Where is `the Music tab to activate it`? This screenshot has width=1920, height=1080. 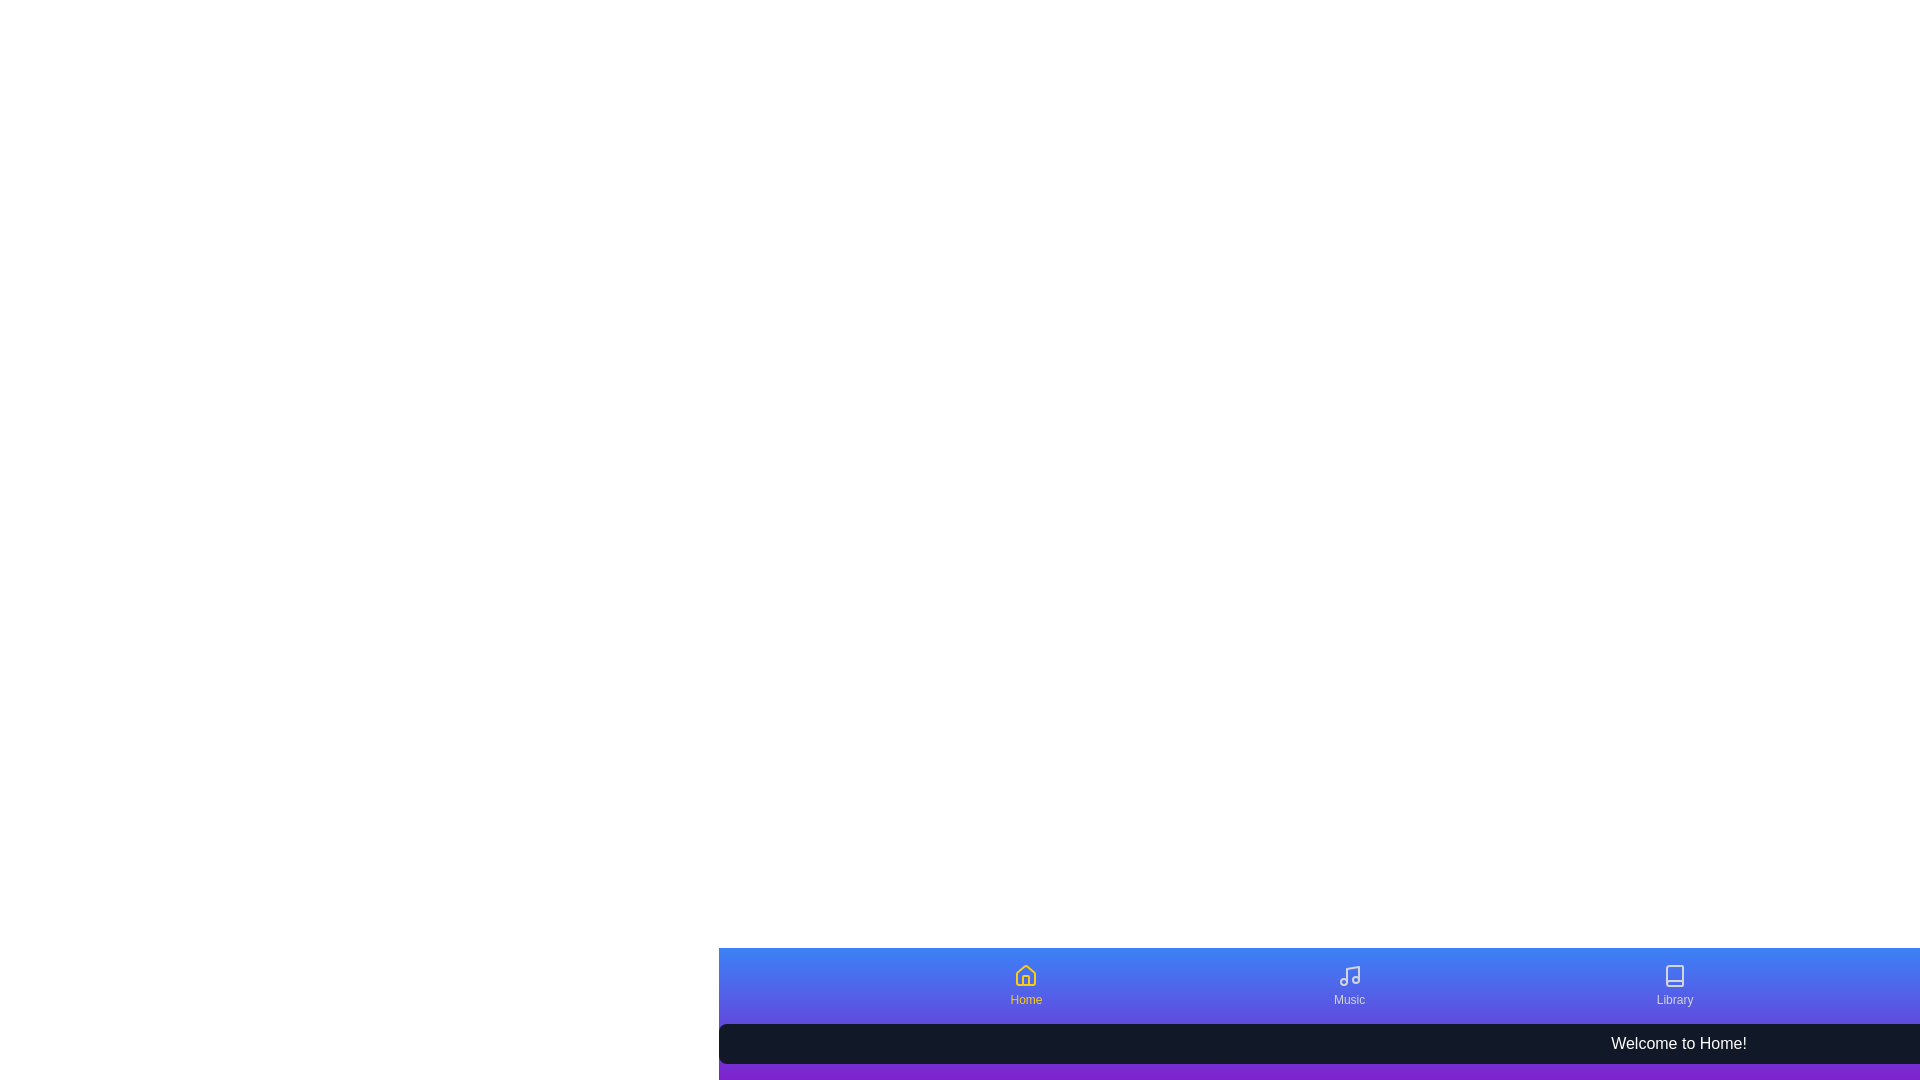
the Music tab to activate it is located at coordinates (1348, 985).